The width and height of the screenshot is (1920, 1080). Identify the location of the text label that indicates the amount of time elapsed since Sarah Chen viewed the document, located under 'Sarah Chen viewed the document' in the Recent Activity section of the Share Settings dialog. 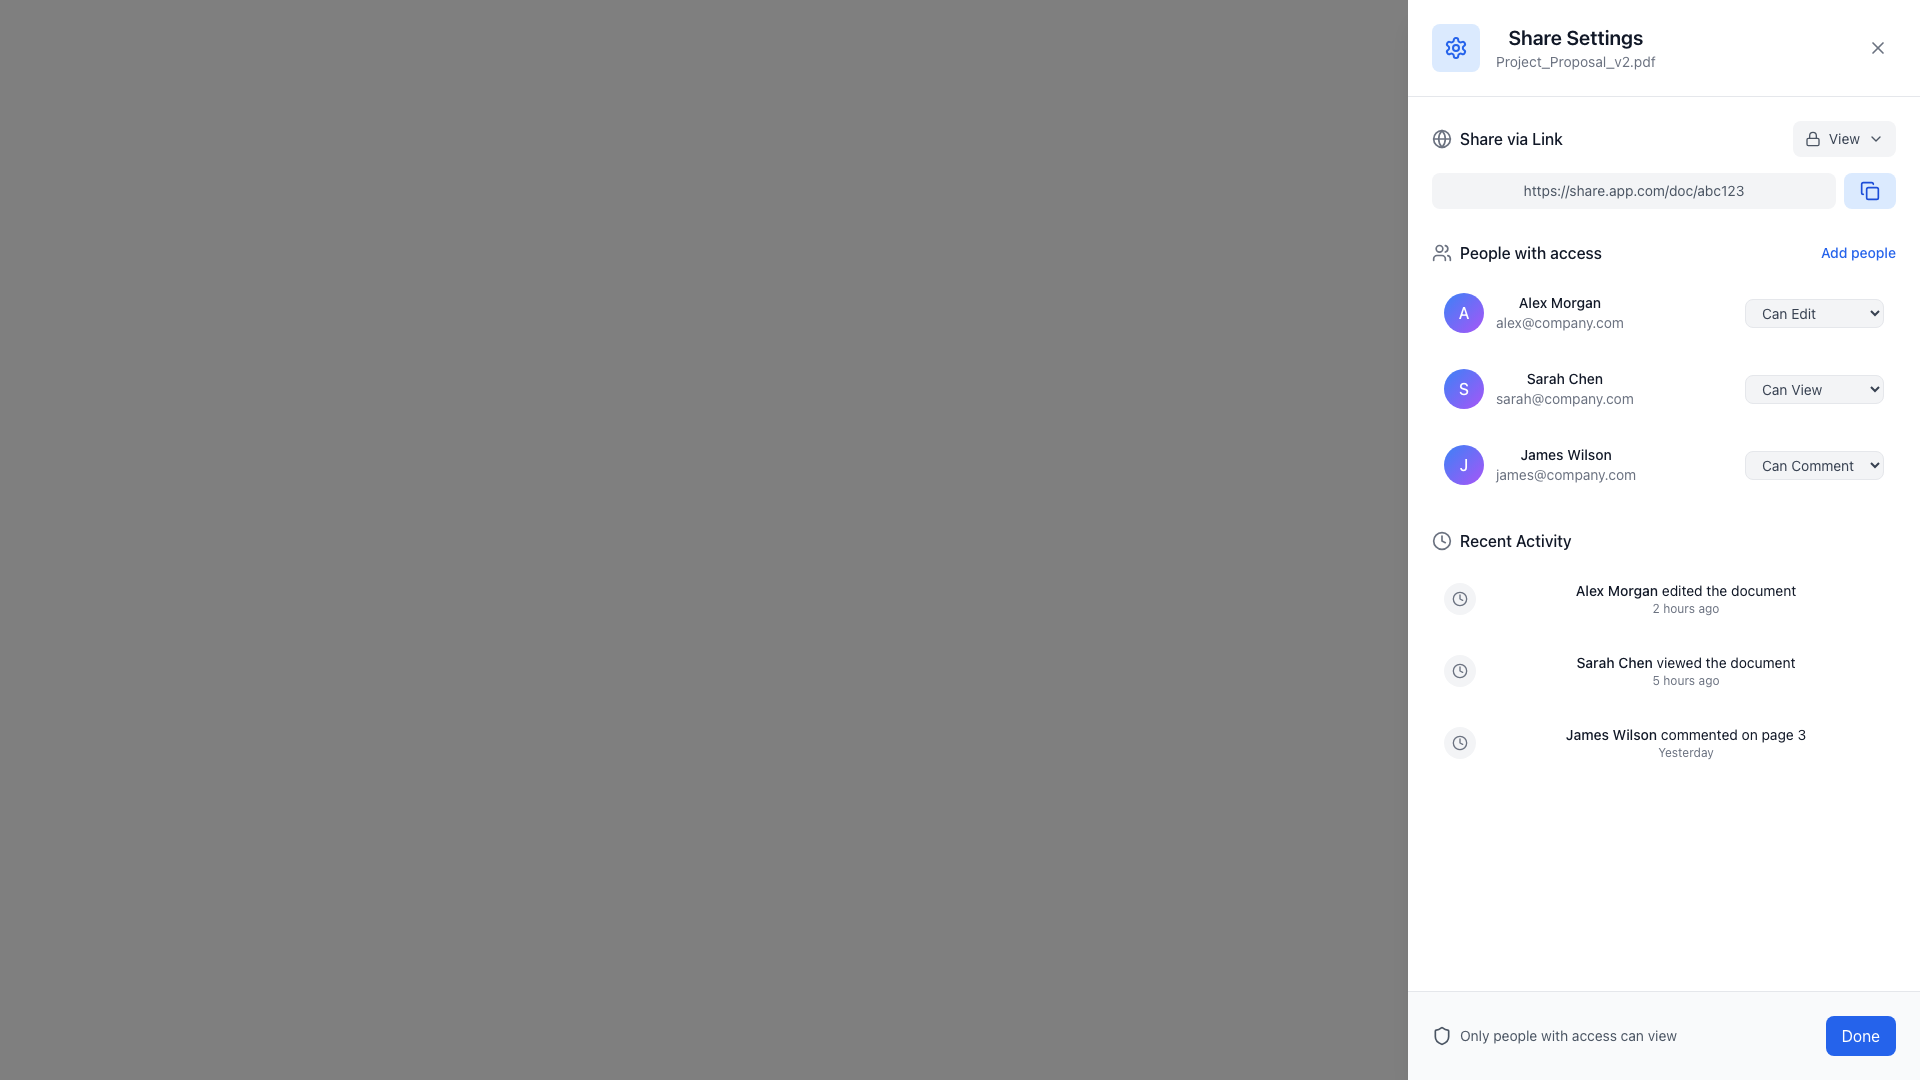
(1684, 680).